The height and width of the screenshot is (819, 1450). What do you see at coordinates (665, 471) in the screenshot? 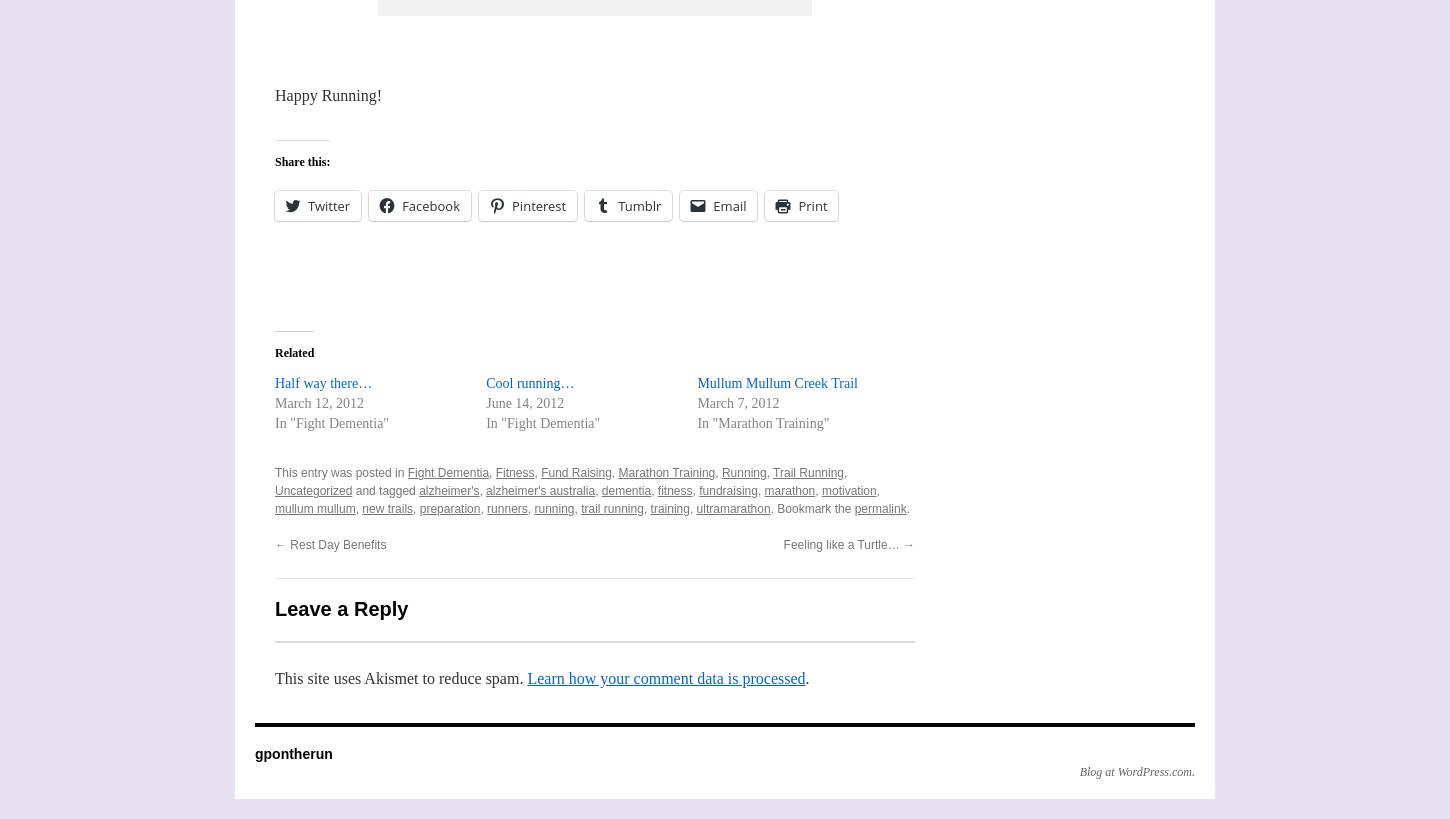
I see `'Marathon Training'` at bounding box center [665, 471].